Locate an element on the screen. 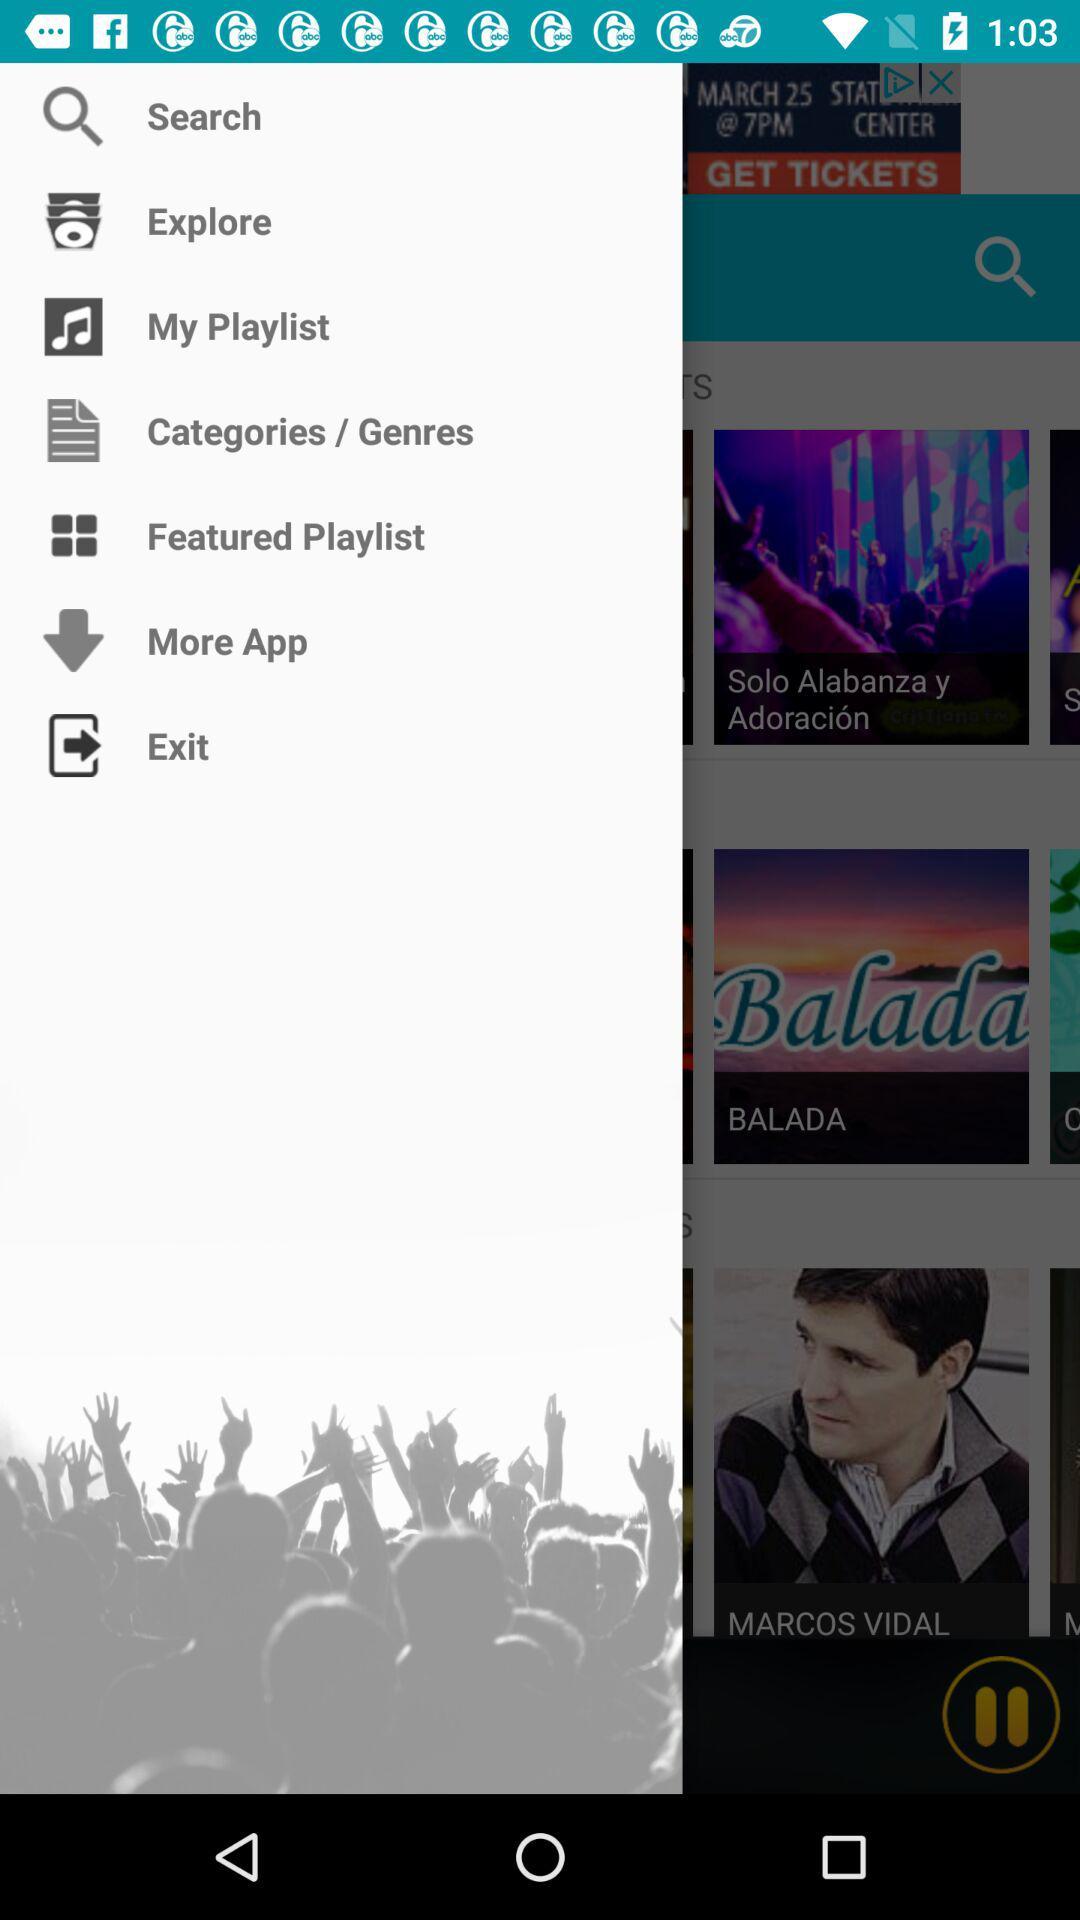  switch pages is located at coordinates (72, 266).